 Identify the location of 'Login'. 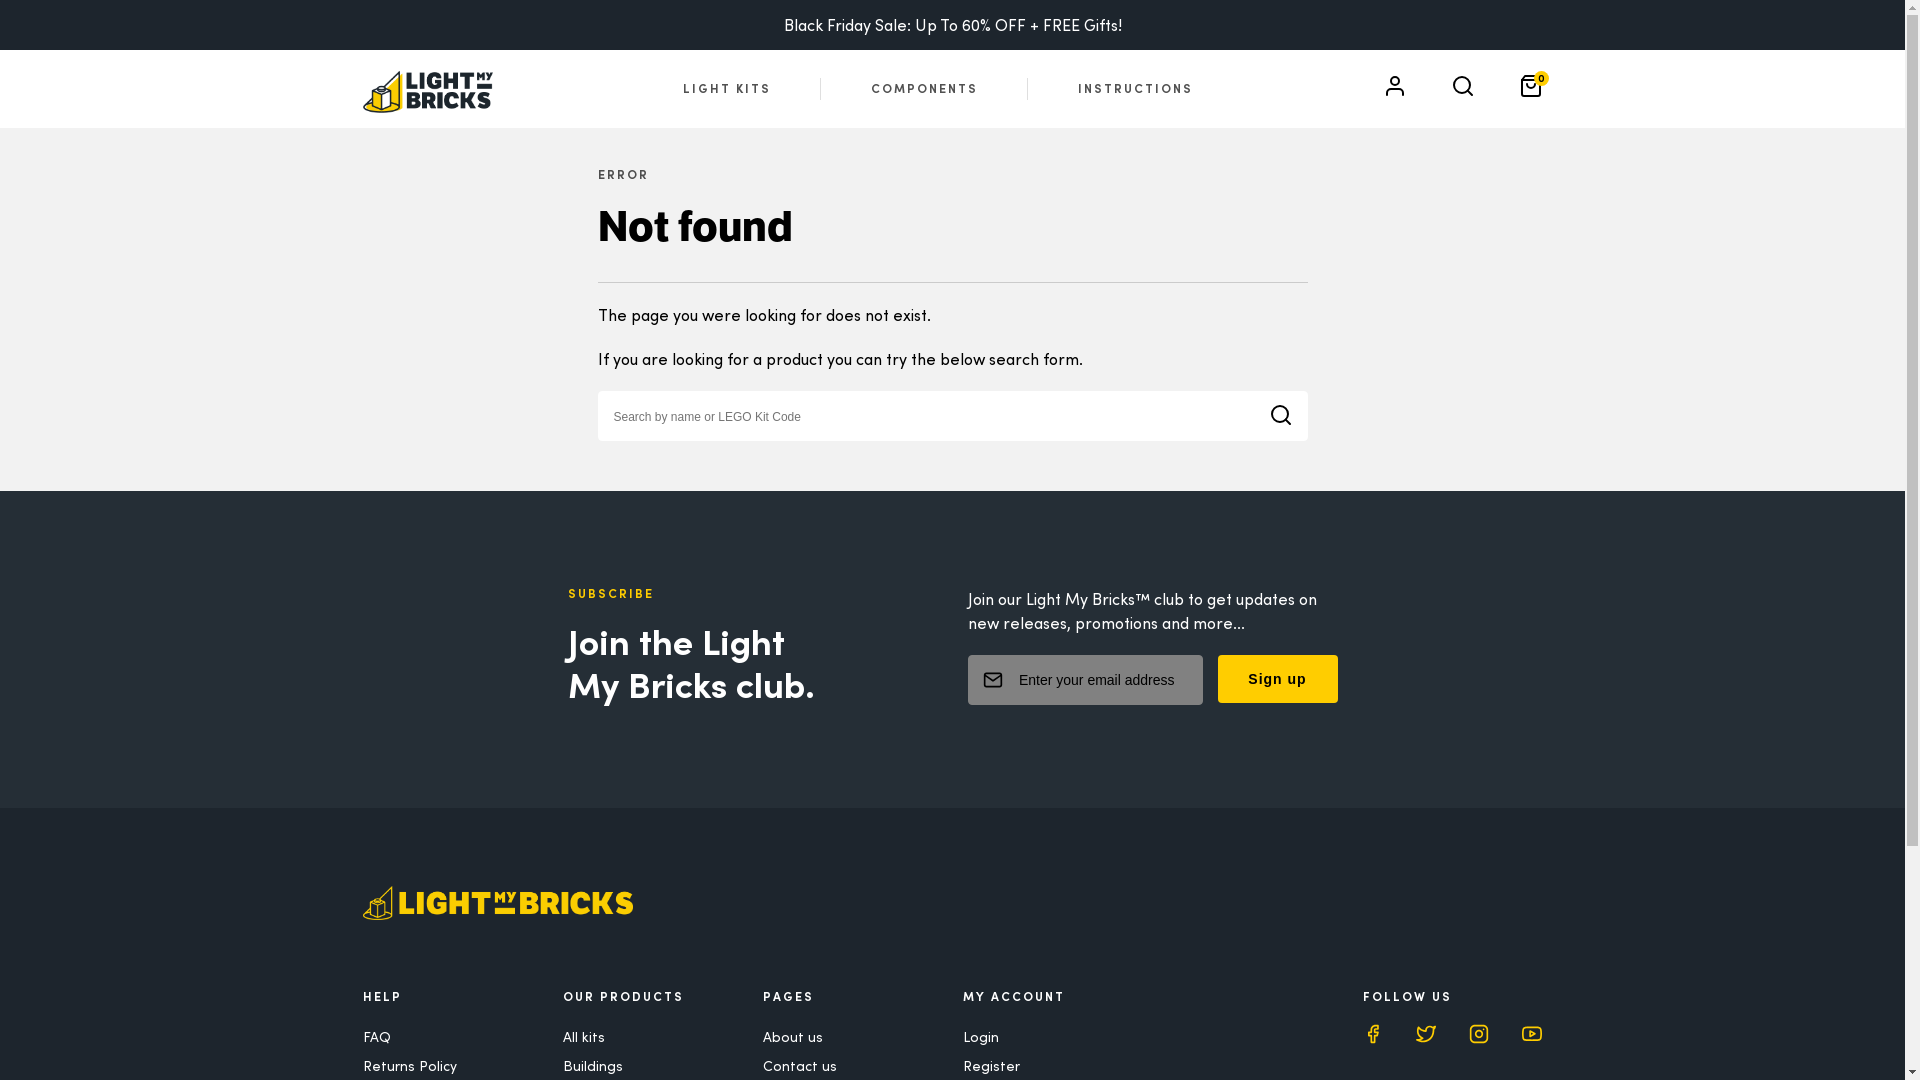
(979, 1036).